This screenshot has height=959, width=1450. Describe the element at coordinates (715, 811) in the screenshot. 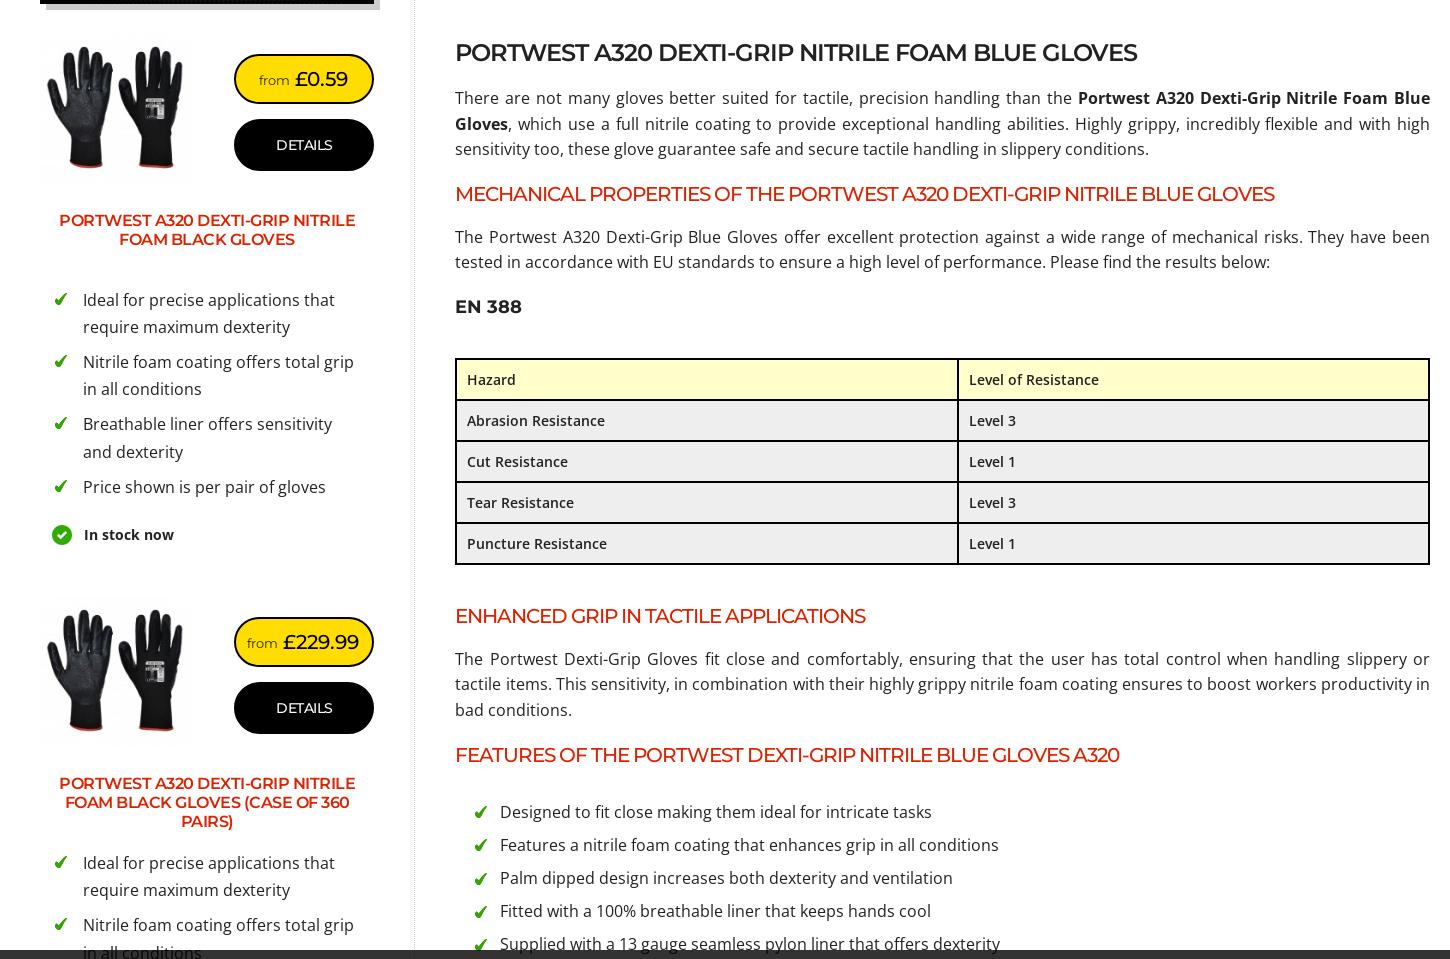

I see `'Designed to fit close making them ideal for intricate tasks'` at that location.